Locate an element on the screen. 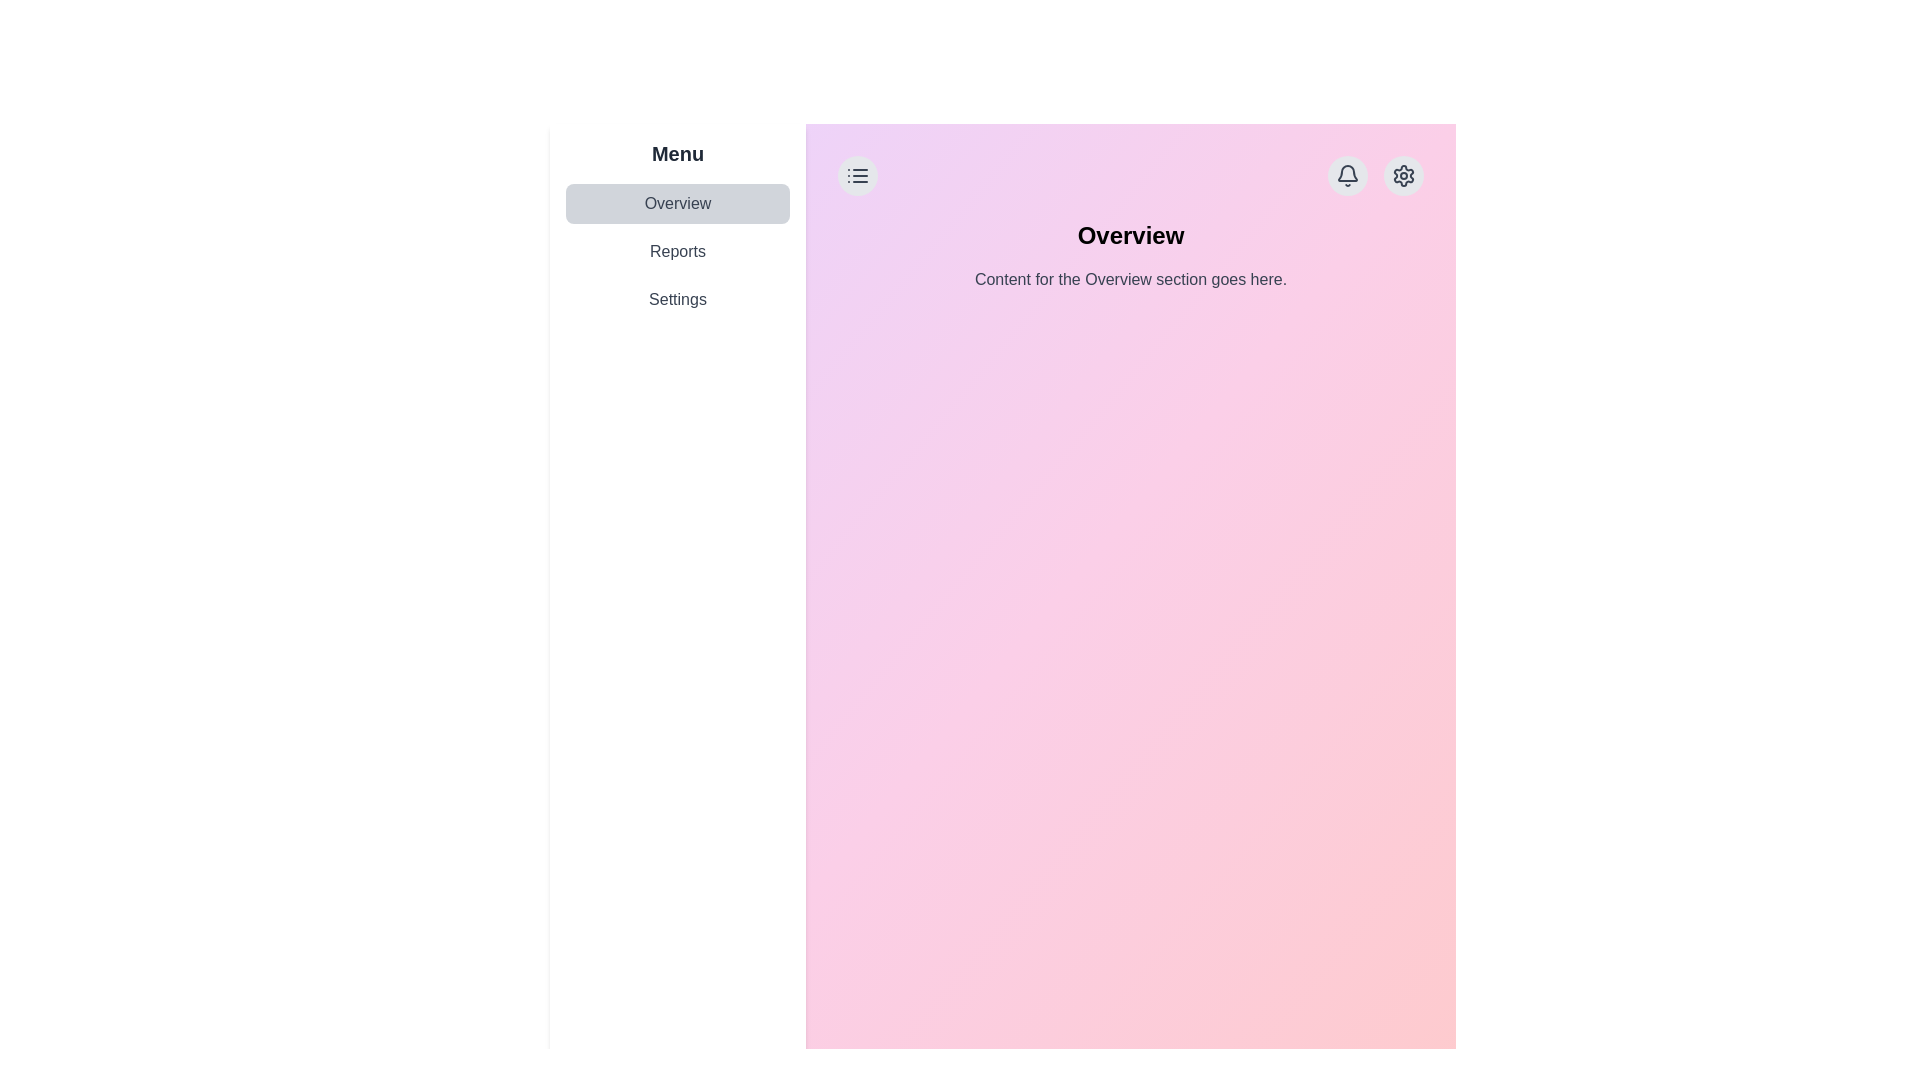 This screenshot has height=1080, width=1920. the 'Settings' menu item, which is the third item in the vertical list of the left sidebar menu and is styled in a gray font is located at coordinates (677, 300).